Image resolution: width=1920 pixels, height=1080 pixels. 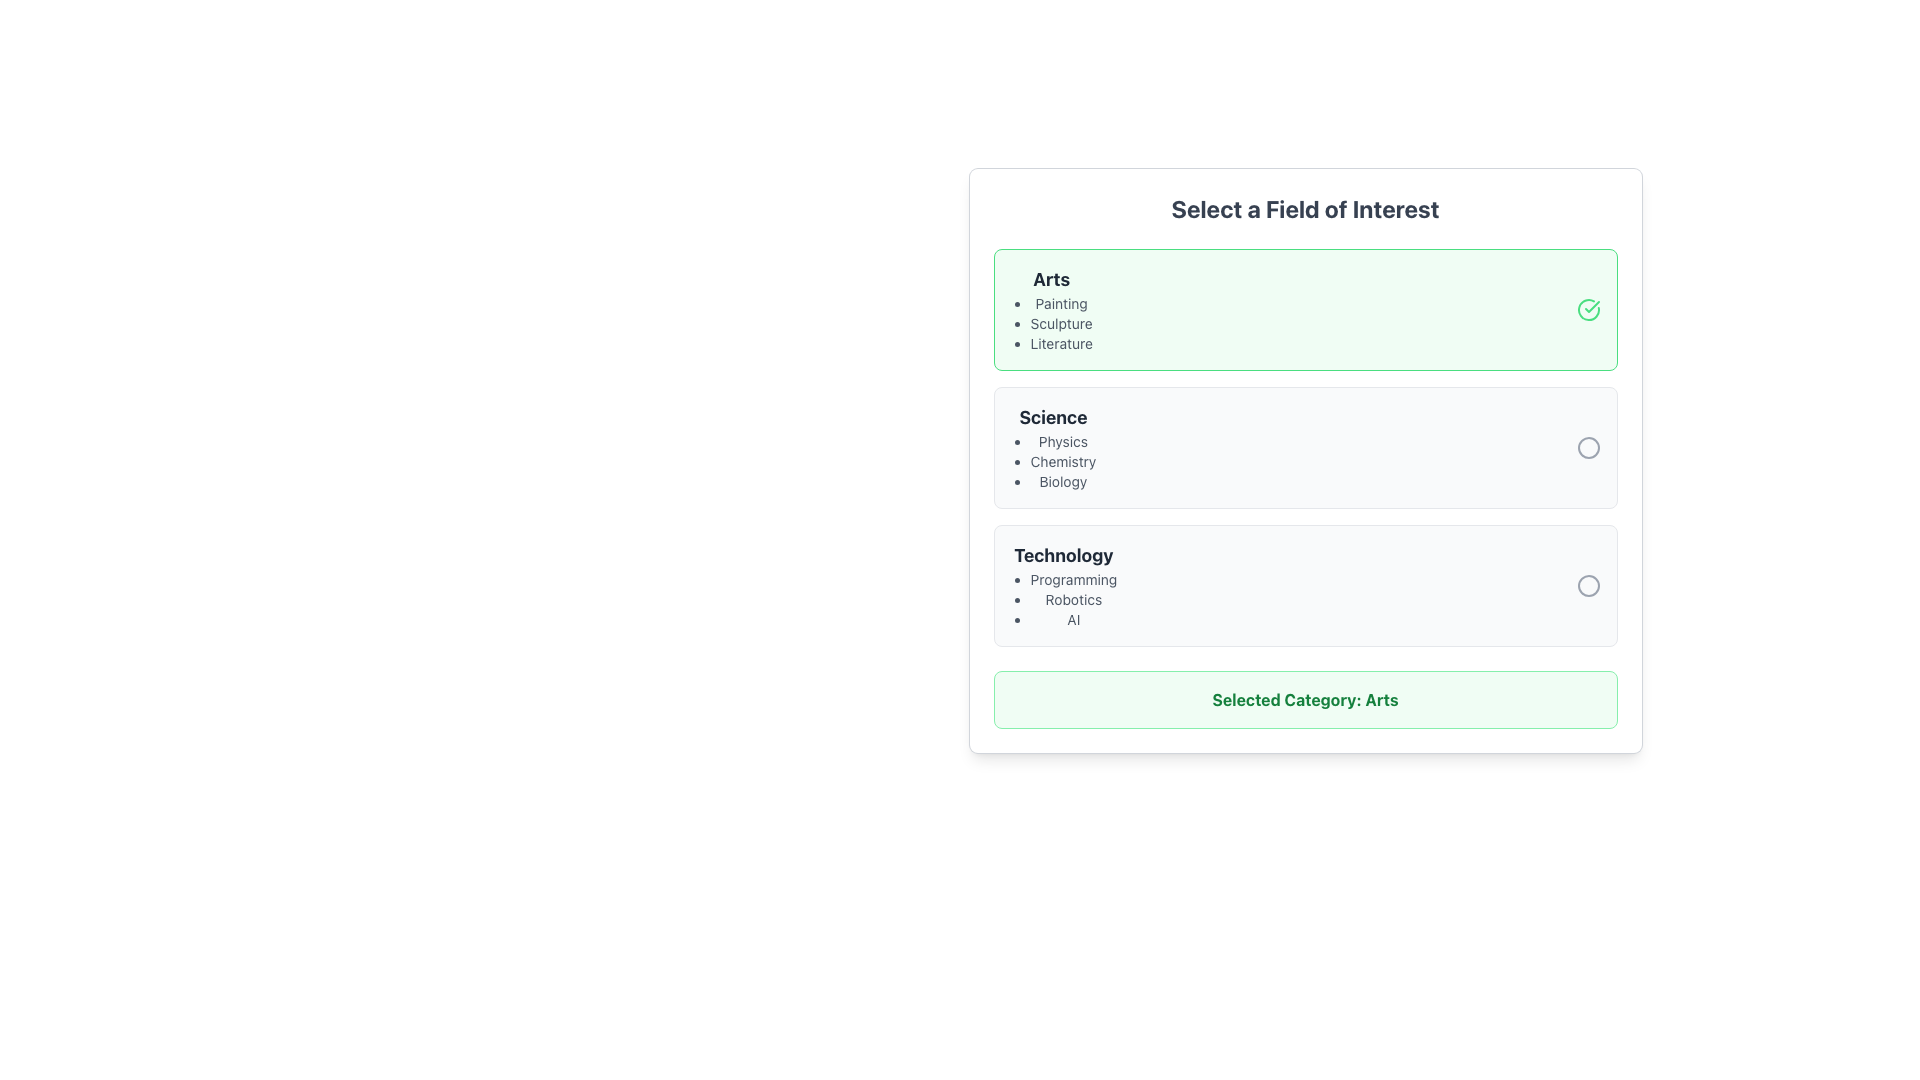 What do you see at coordinates (1050, 323) in the screenshot?
I see `the Unordered List containing the items 'Painting,' 'Sculpture,' and 'Literature' that is located within the green-highlighted area titled 'Arts.'` at bounding box center [1050, 323].